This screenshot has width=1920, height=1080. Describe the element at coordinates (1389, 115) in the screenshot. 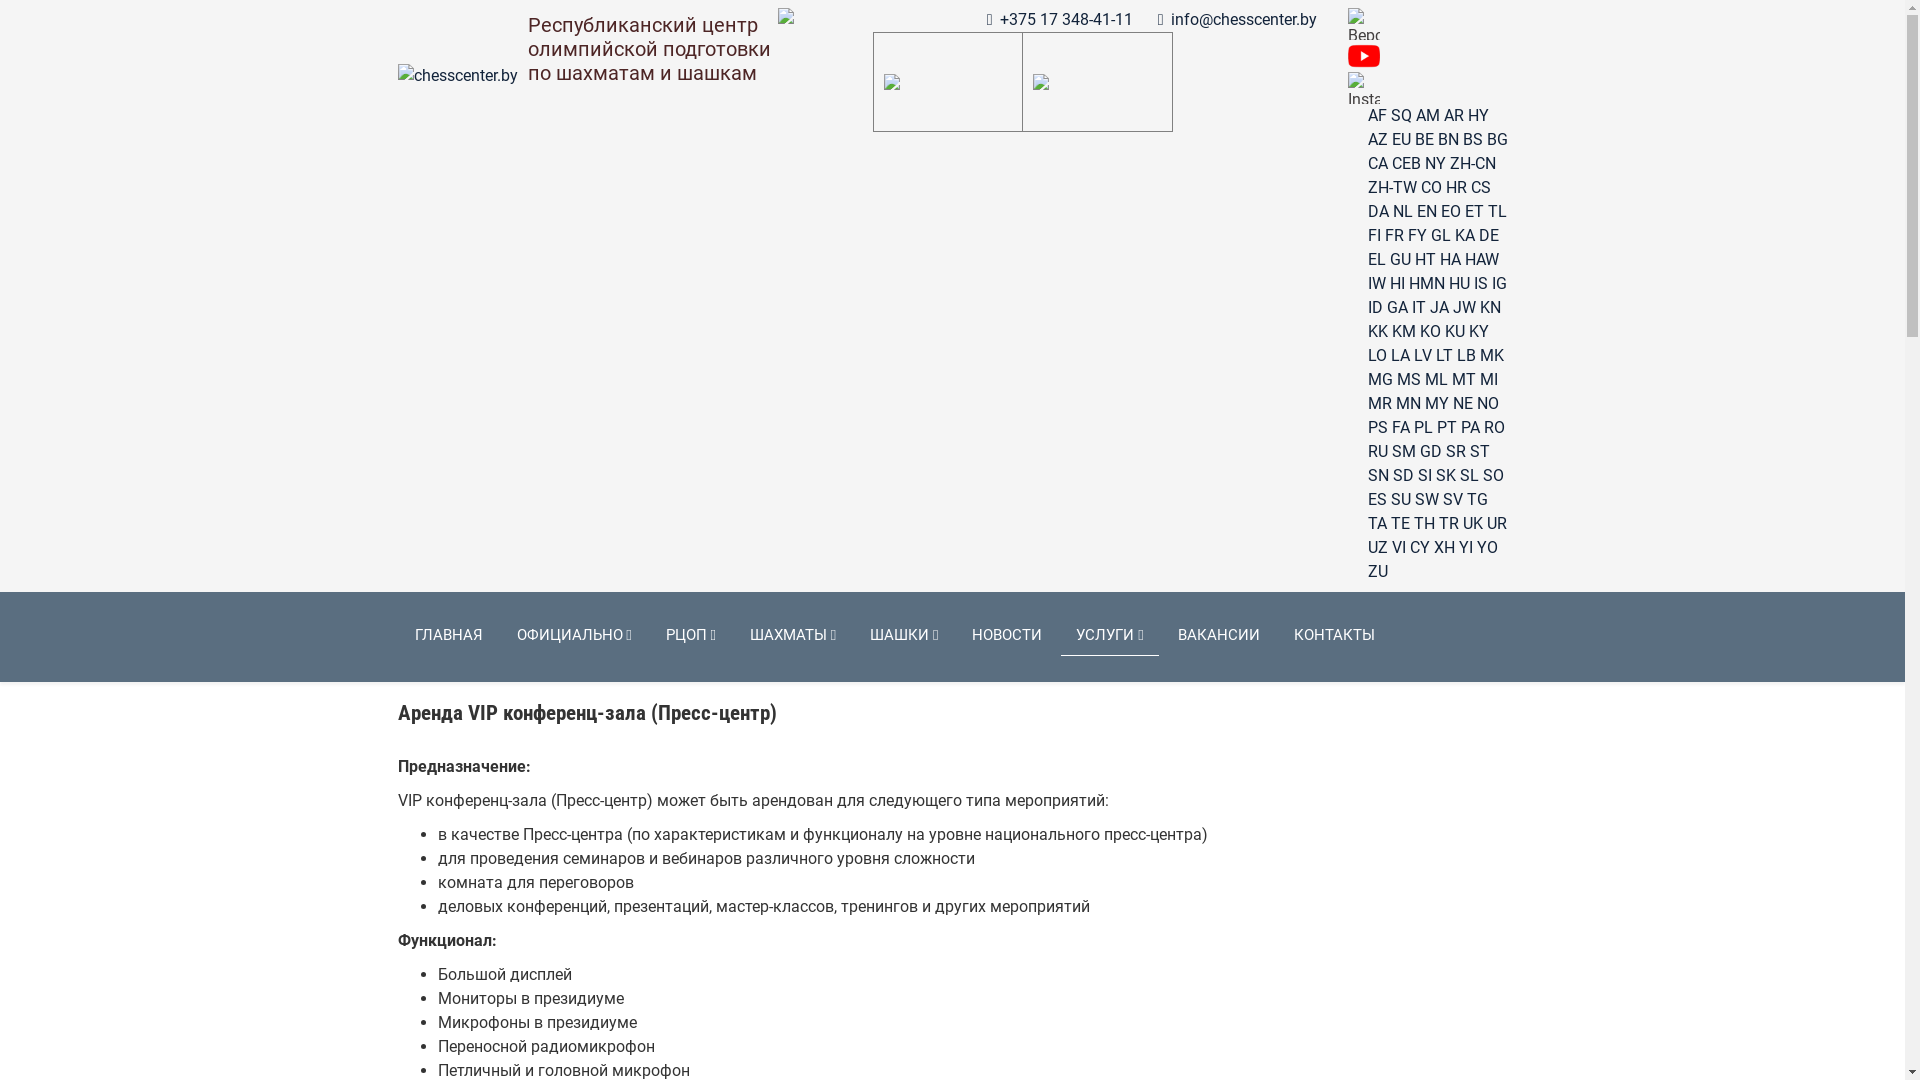

I see `'SQ'` at that location.